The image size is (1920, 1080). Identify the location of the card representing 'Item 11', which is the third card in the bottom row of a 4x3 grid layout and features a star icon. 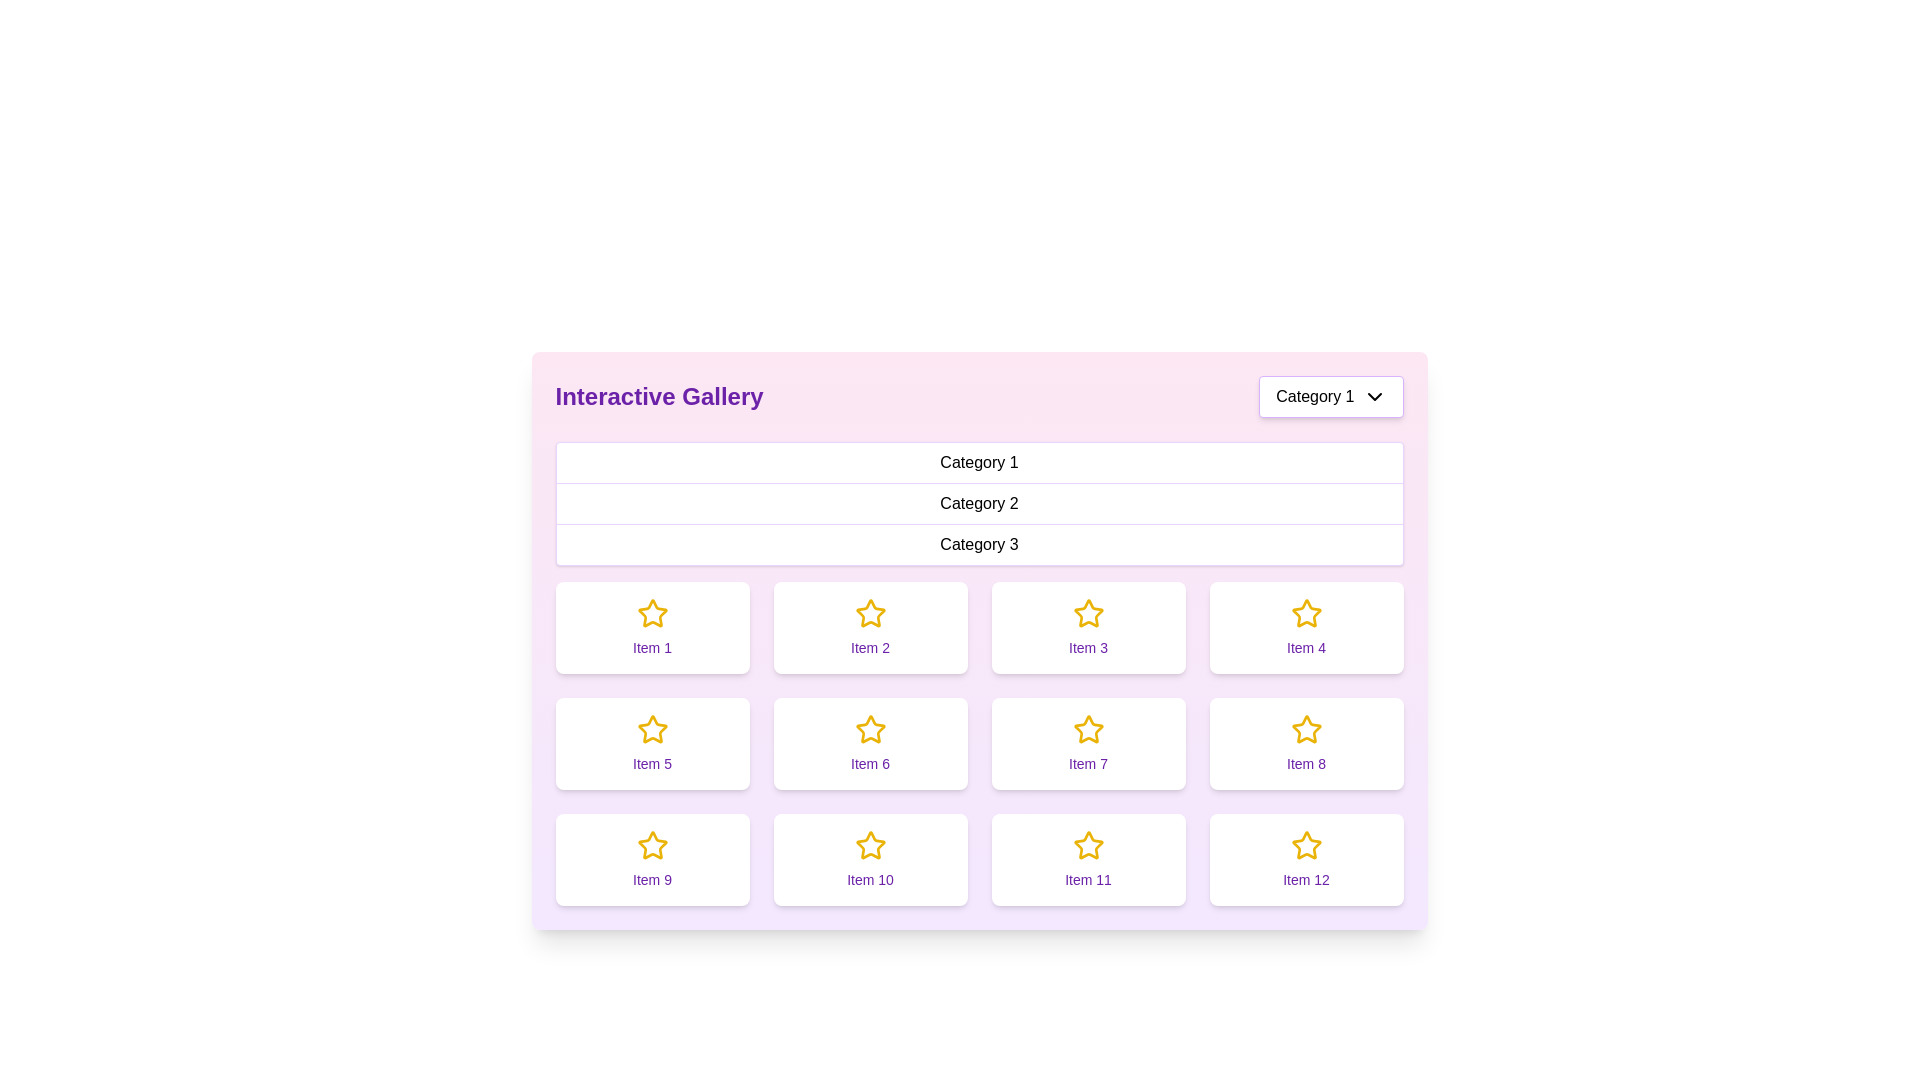
(1087, 859).